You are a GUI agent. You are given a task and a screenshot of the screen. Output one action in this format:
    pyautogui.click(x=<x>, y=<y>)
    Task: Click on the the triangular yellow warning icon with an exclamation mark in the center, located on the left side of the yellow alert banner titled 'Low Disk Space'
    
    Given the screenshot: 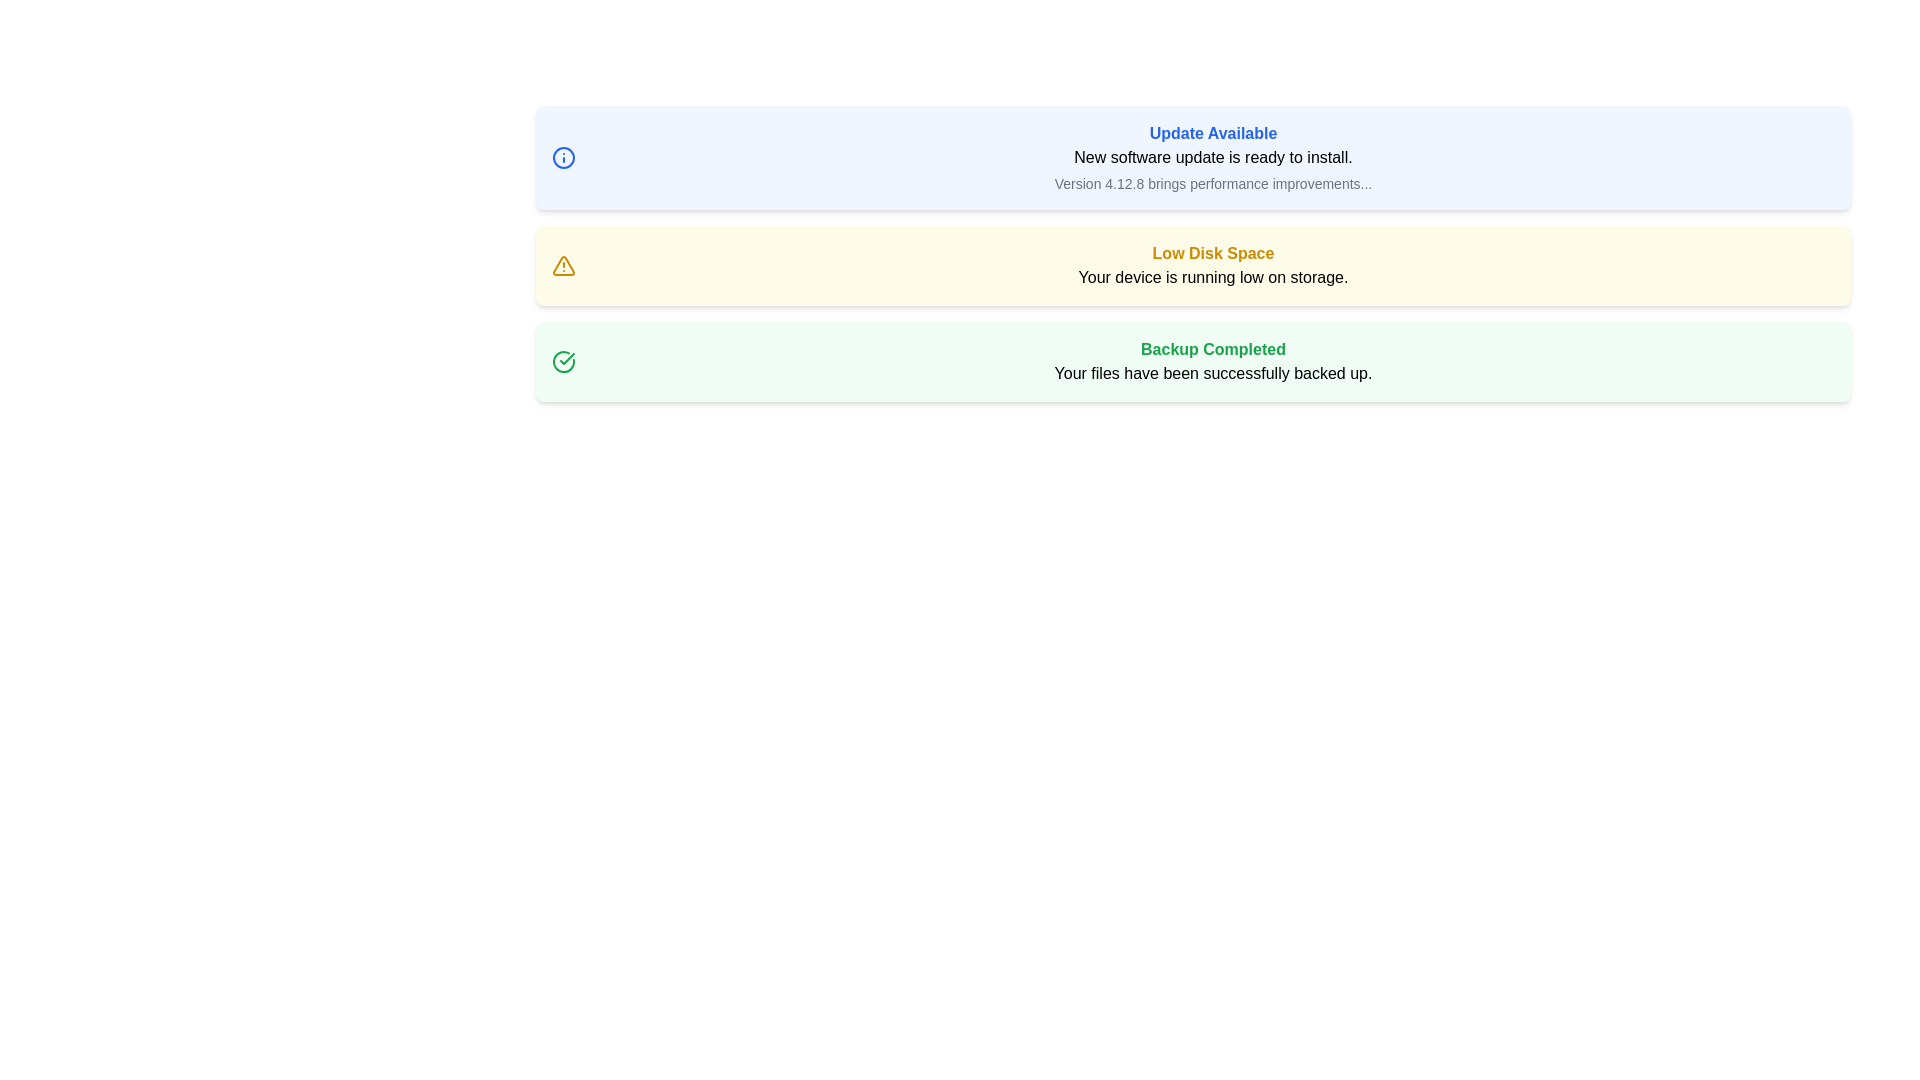 What is the action you would take?
    pyautogui.click(x=563, y=265)
    